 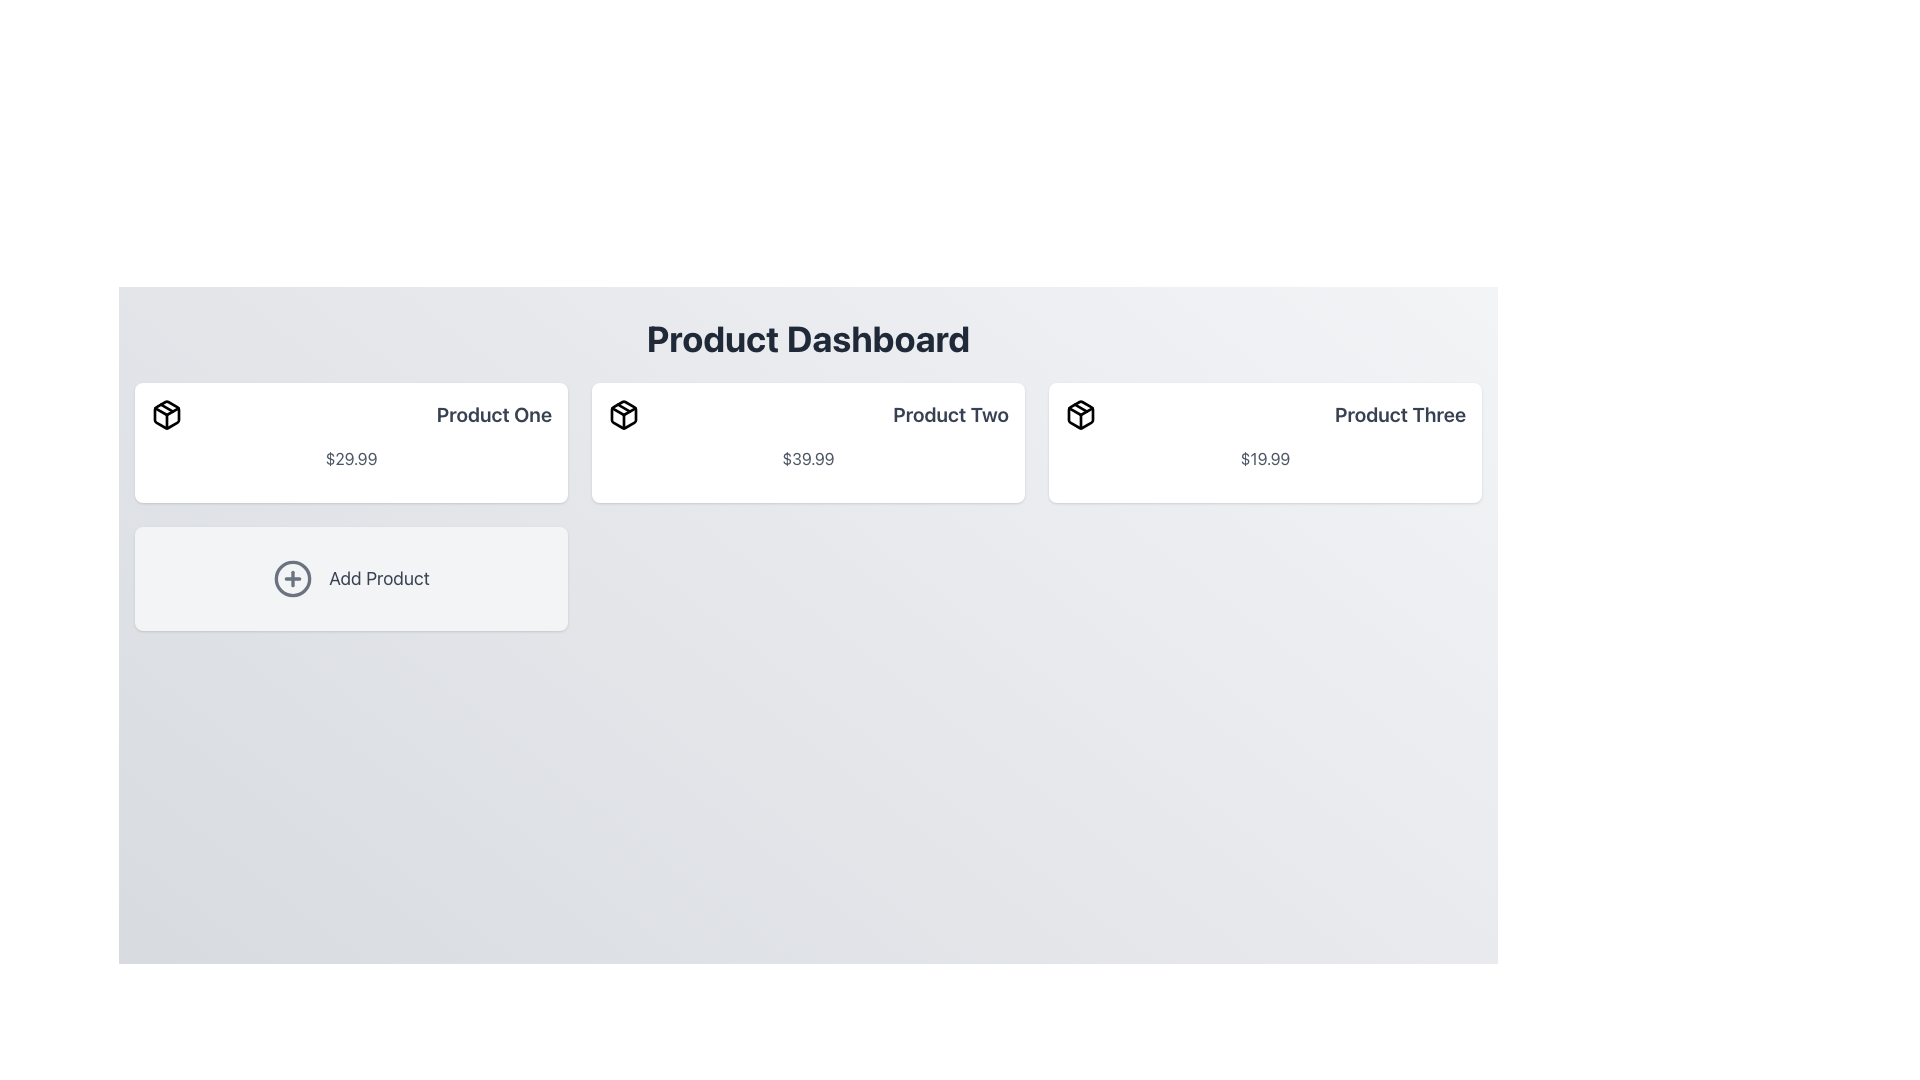 What do you see at coordinates (351, 578) in the screenshot?
I see `the 'Add Product' button located in the bottom left corner of the product grid` at bounding box center [351, 578].